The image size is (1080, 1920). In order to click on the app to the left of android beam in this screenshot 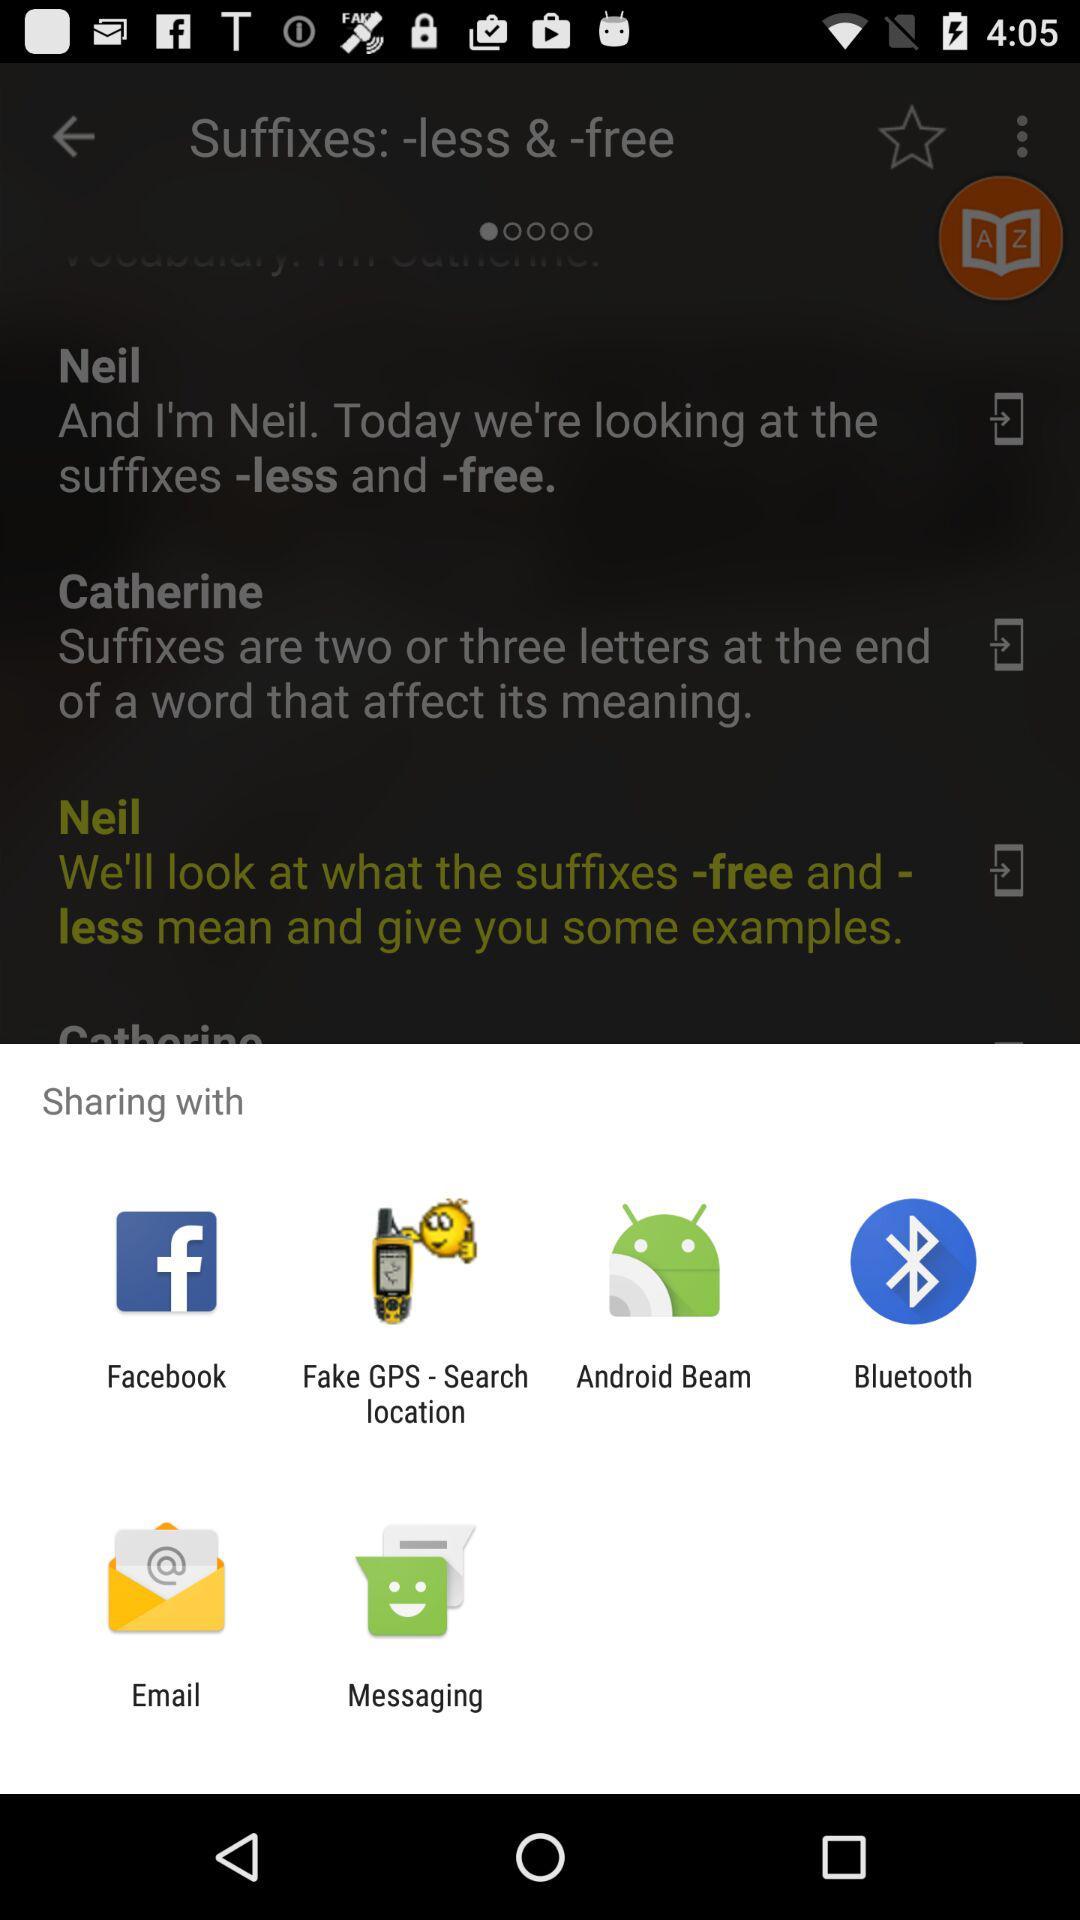, I will do `click(414, 1392)`.